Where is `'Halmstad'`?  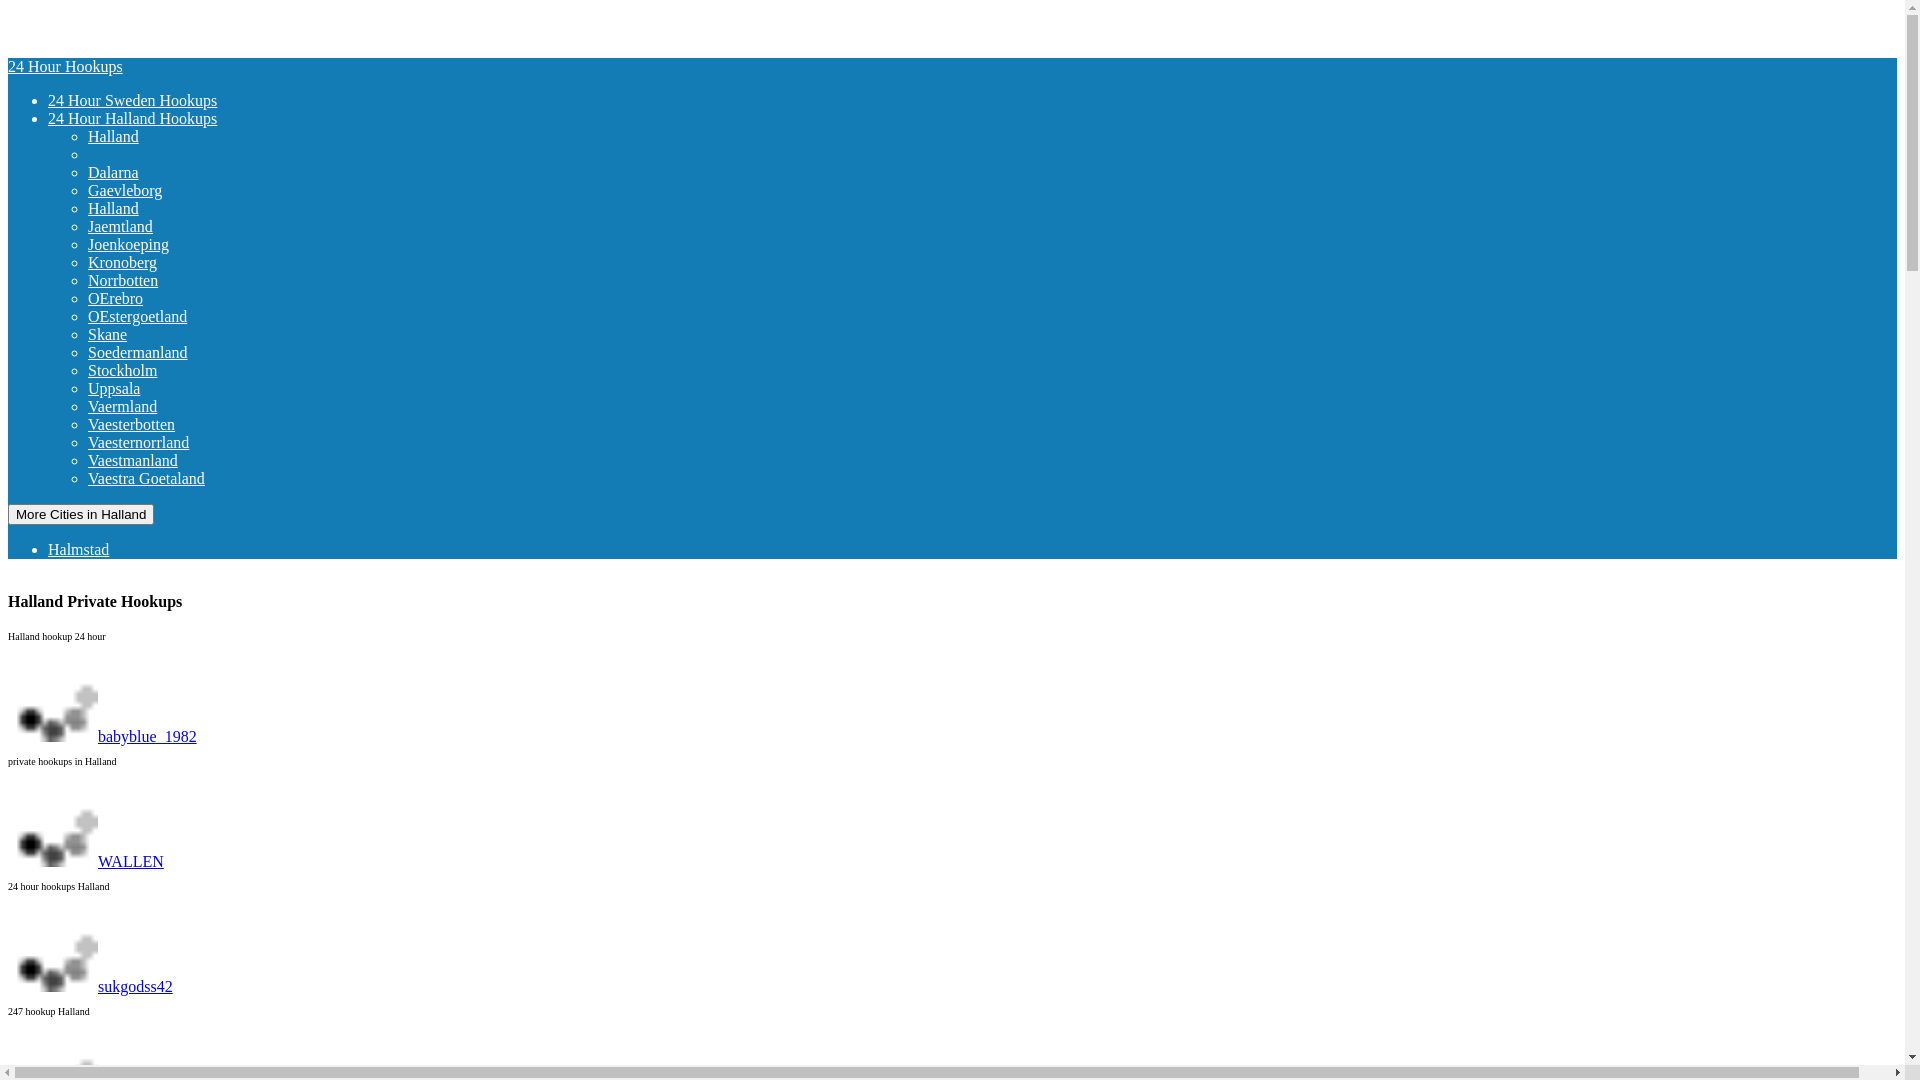
'Halmstad' is located at coordinates (112, 549).